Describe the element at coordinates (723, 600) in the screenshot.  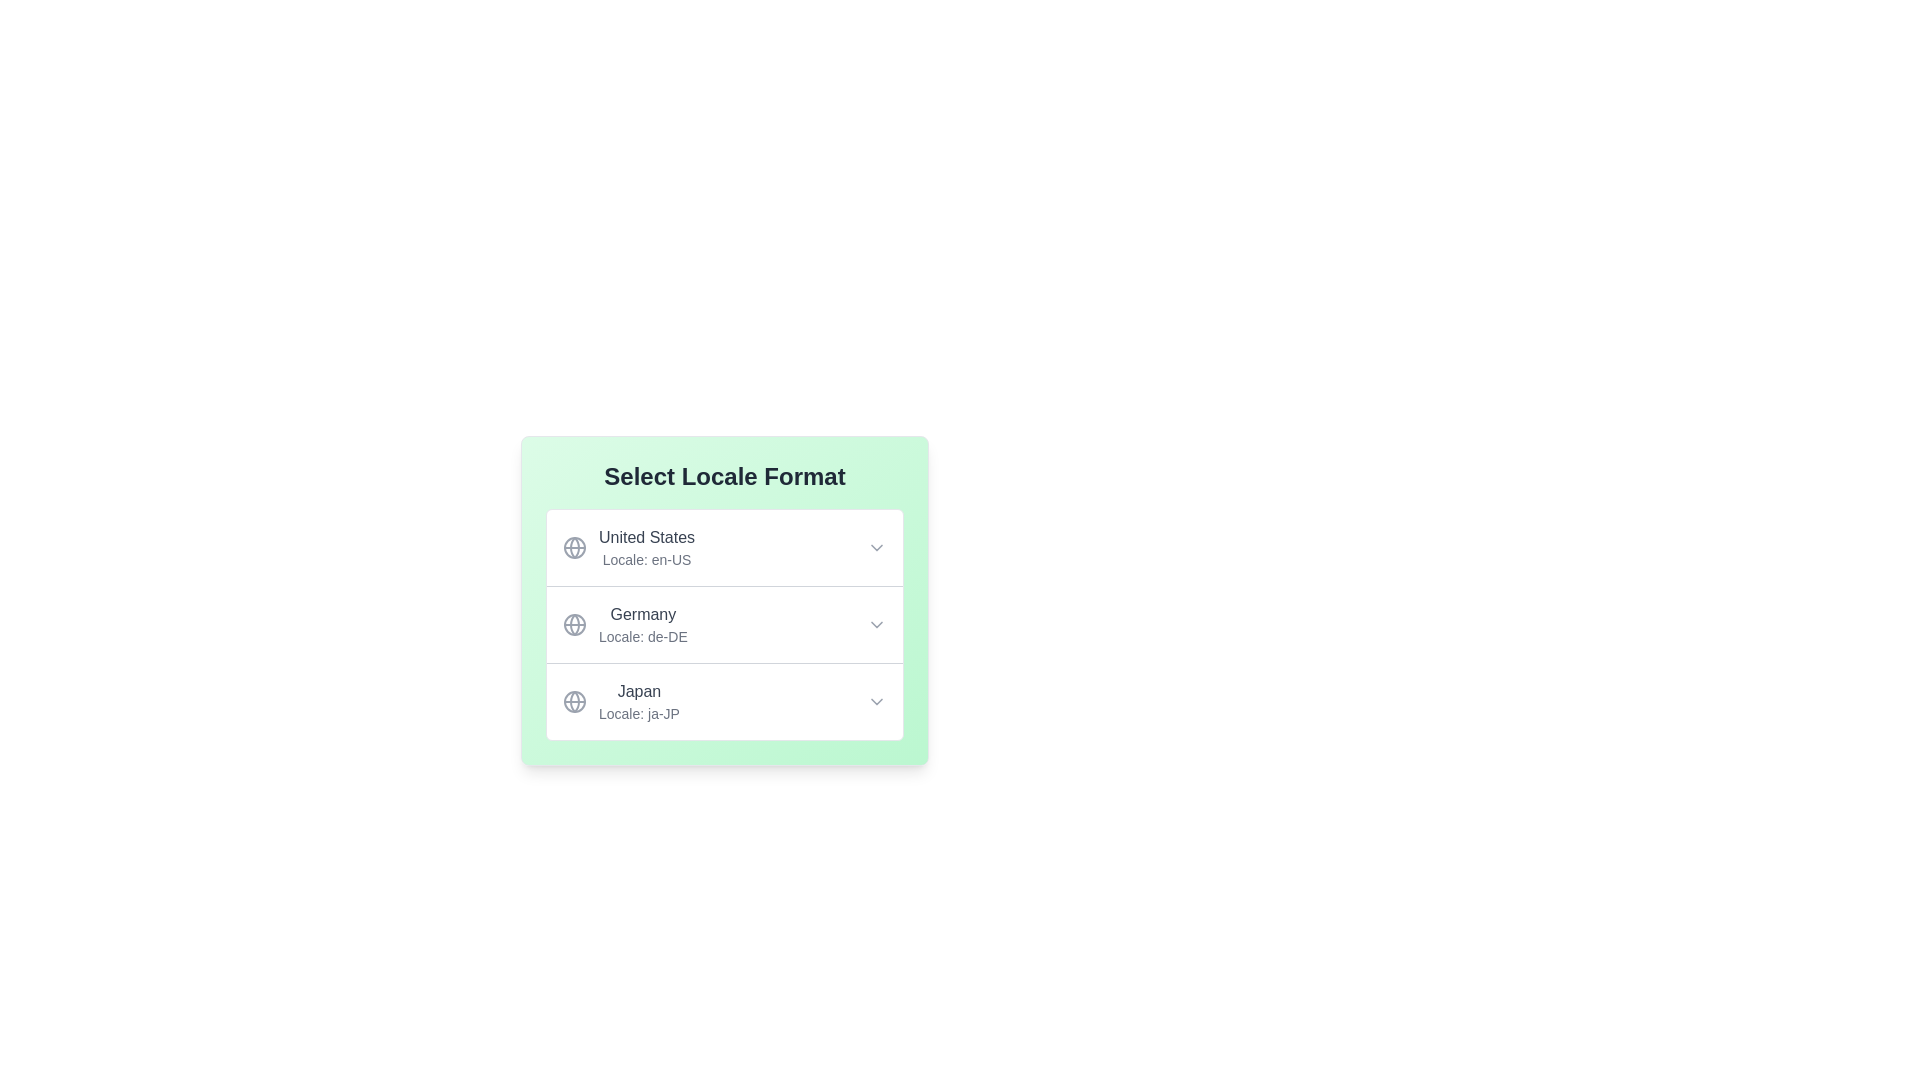
I see `the second row of the locale selection menu` at that location.